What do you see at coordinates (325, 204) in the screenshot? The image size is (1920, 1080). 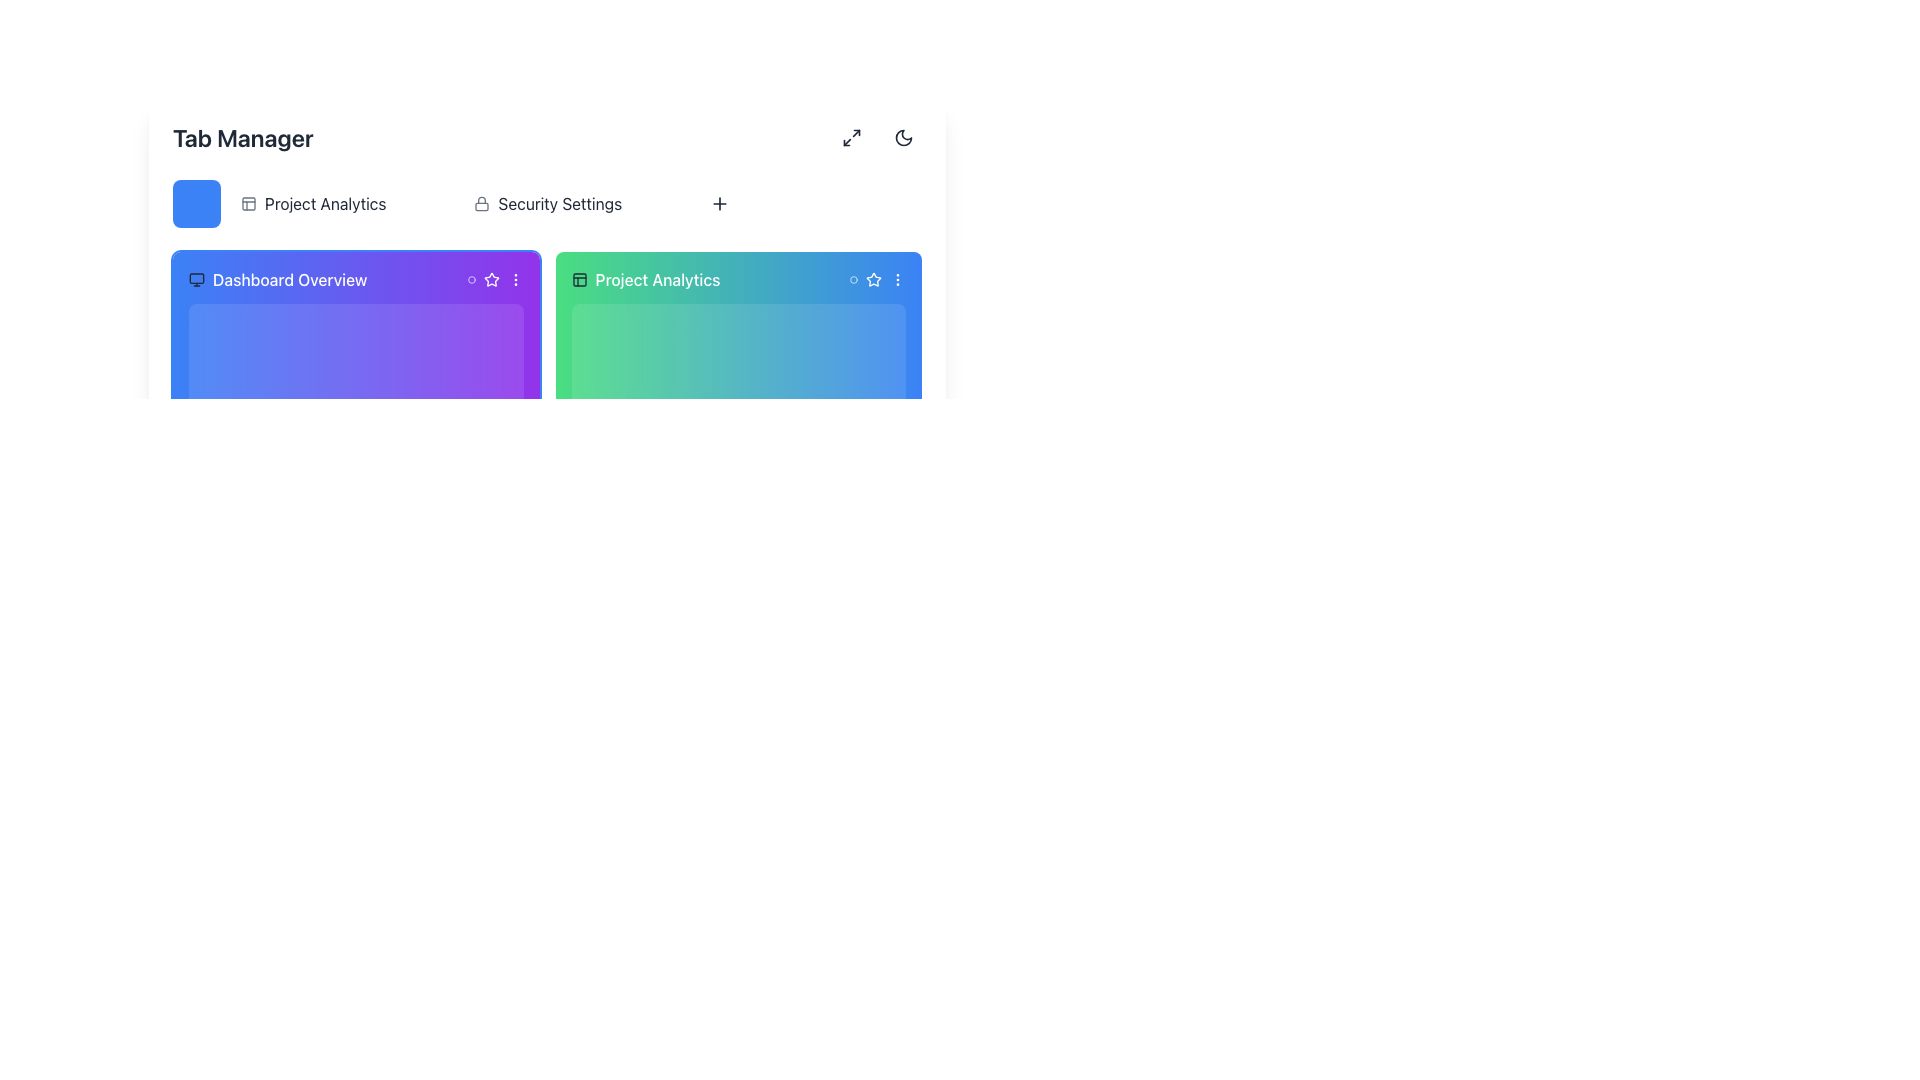 I see `the text label displaying 'Project Analytics' in black sans-serif font, located at the top-left part of the interface, to the right of a small blue square icon` at bounding box center [325, 204].